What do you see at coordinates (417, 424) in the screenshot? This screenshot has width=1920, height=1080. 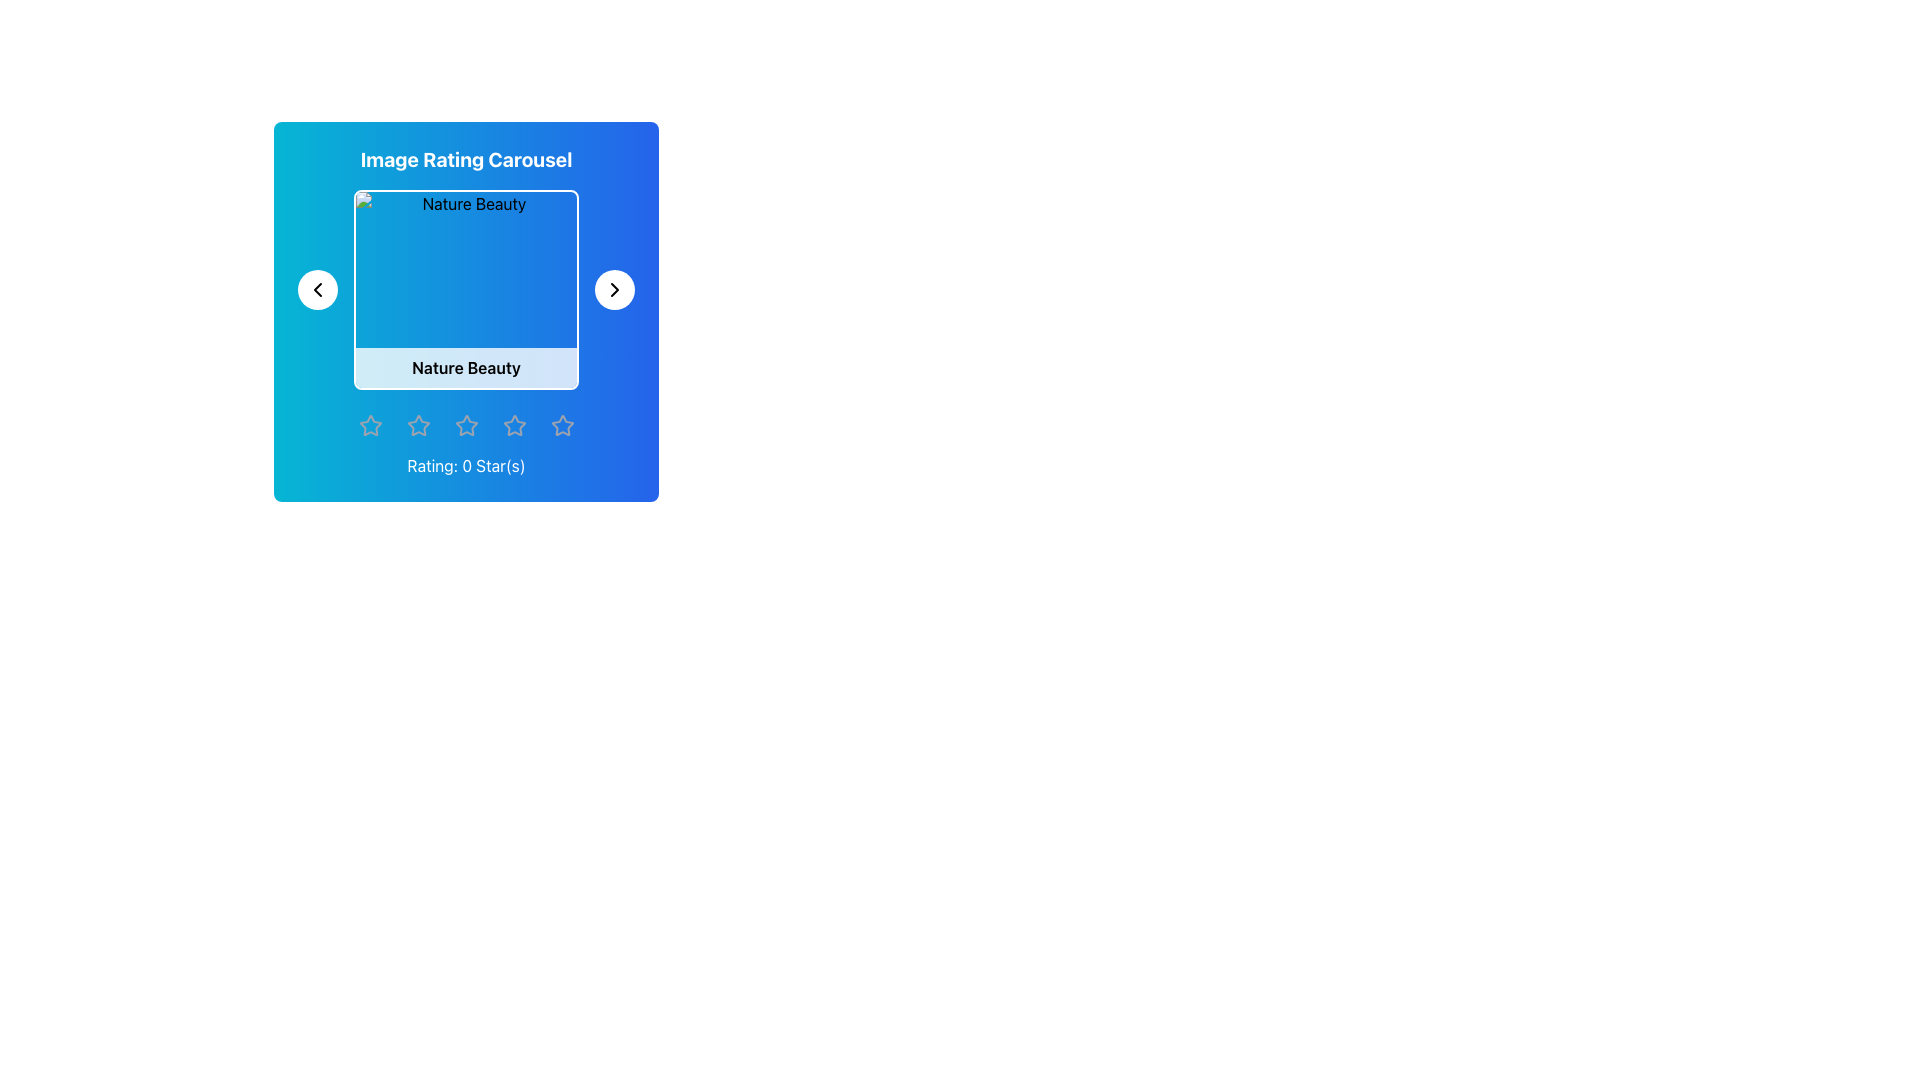 I see `the first star icon in the rating control group located below the 'Nature Beauty' image` at bounding box center [417, 424].